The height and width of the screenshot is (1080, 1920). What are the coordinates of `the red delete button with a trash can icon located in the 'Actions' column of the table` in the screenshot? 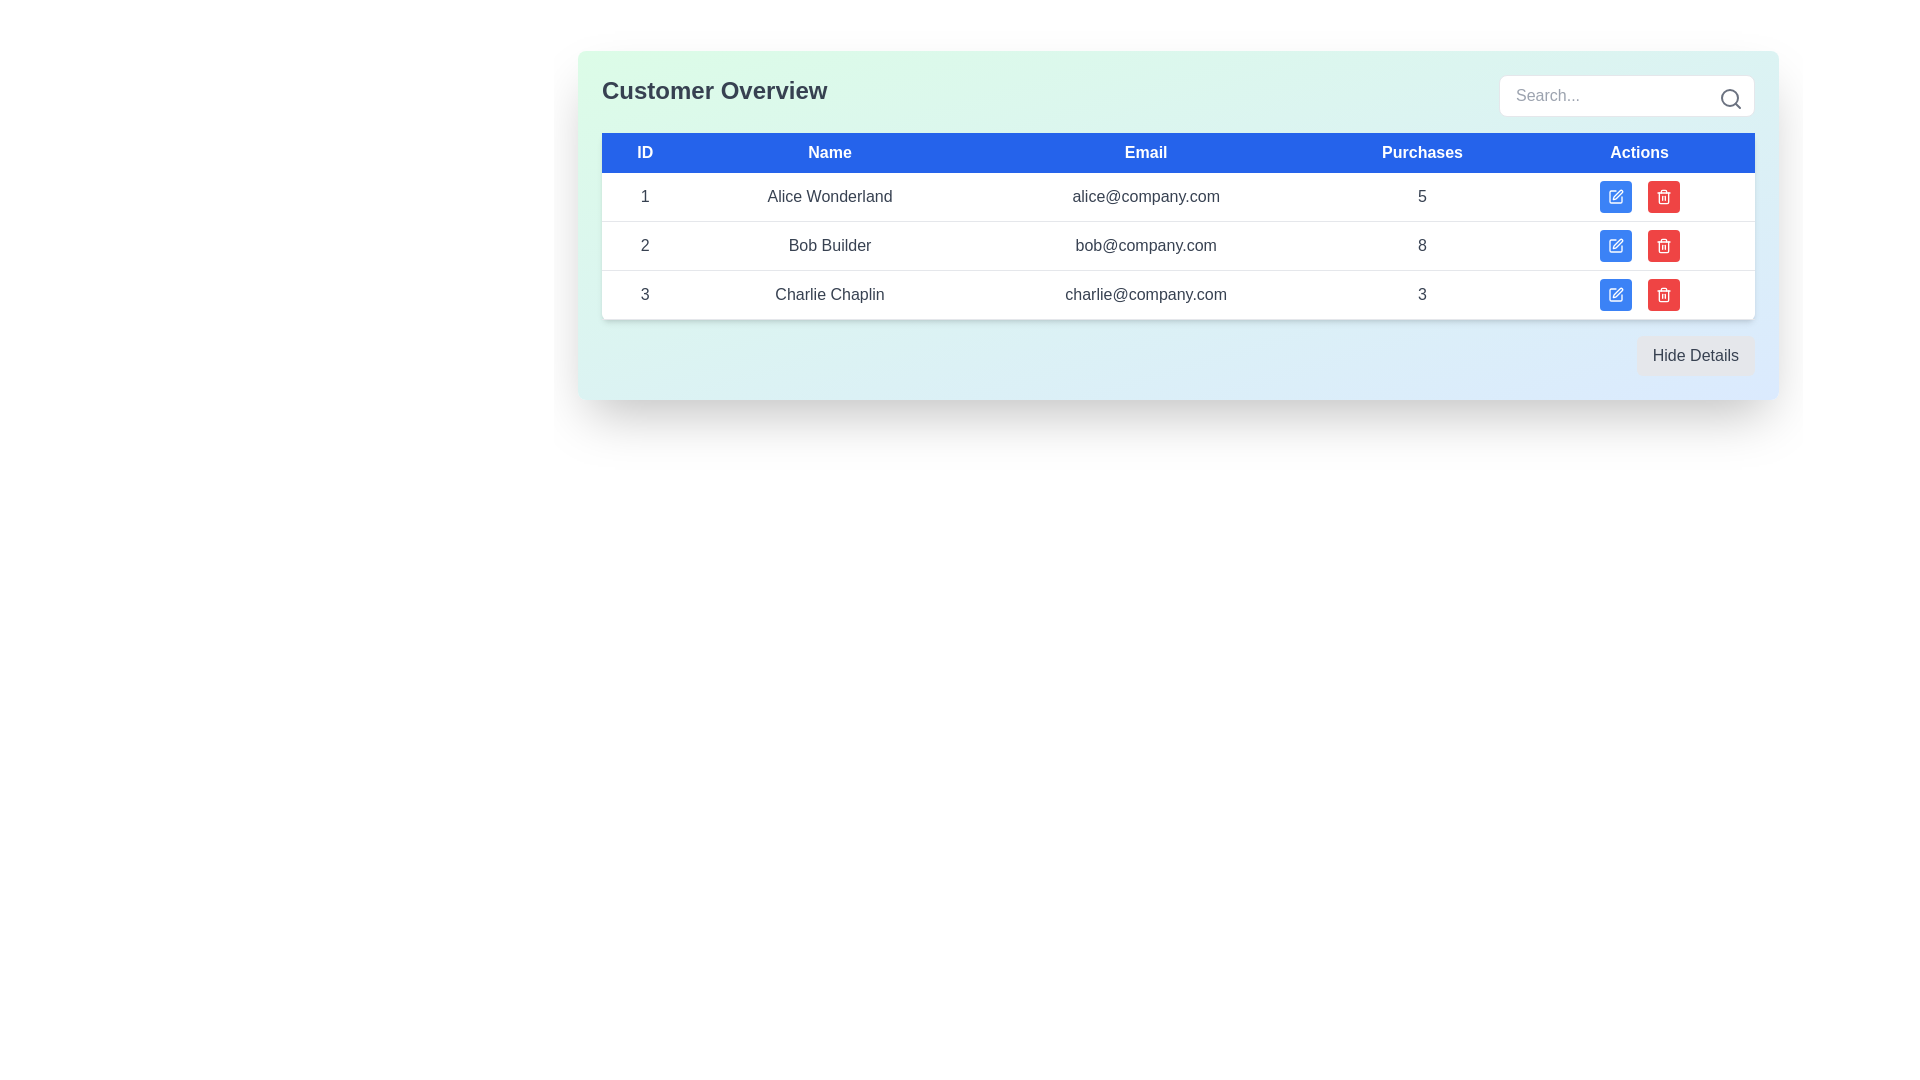 It's located at (1663, 245).